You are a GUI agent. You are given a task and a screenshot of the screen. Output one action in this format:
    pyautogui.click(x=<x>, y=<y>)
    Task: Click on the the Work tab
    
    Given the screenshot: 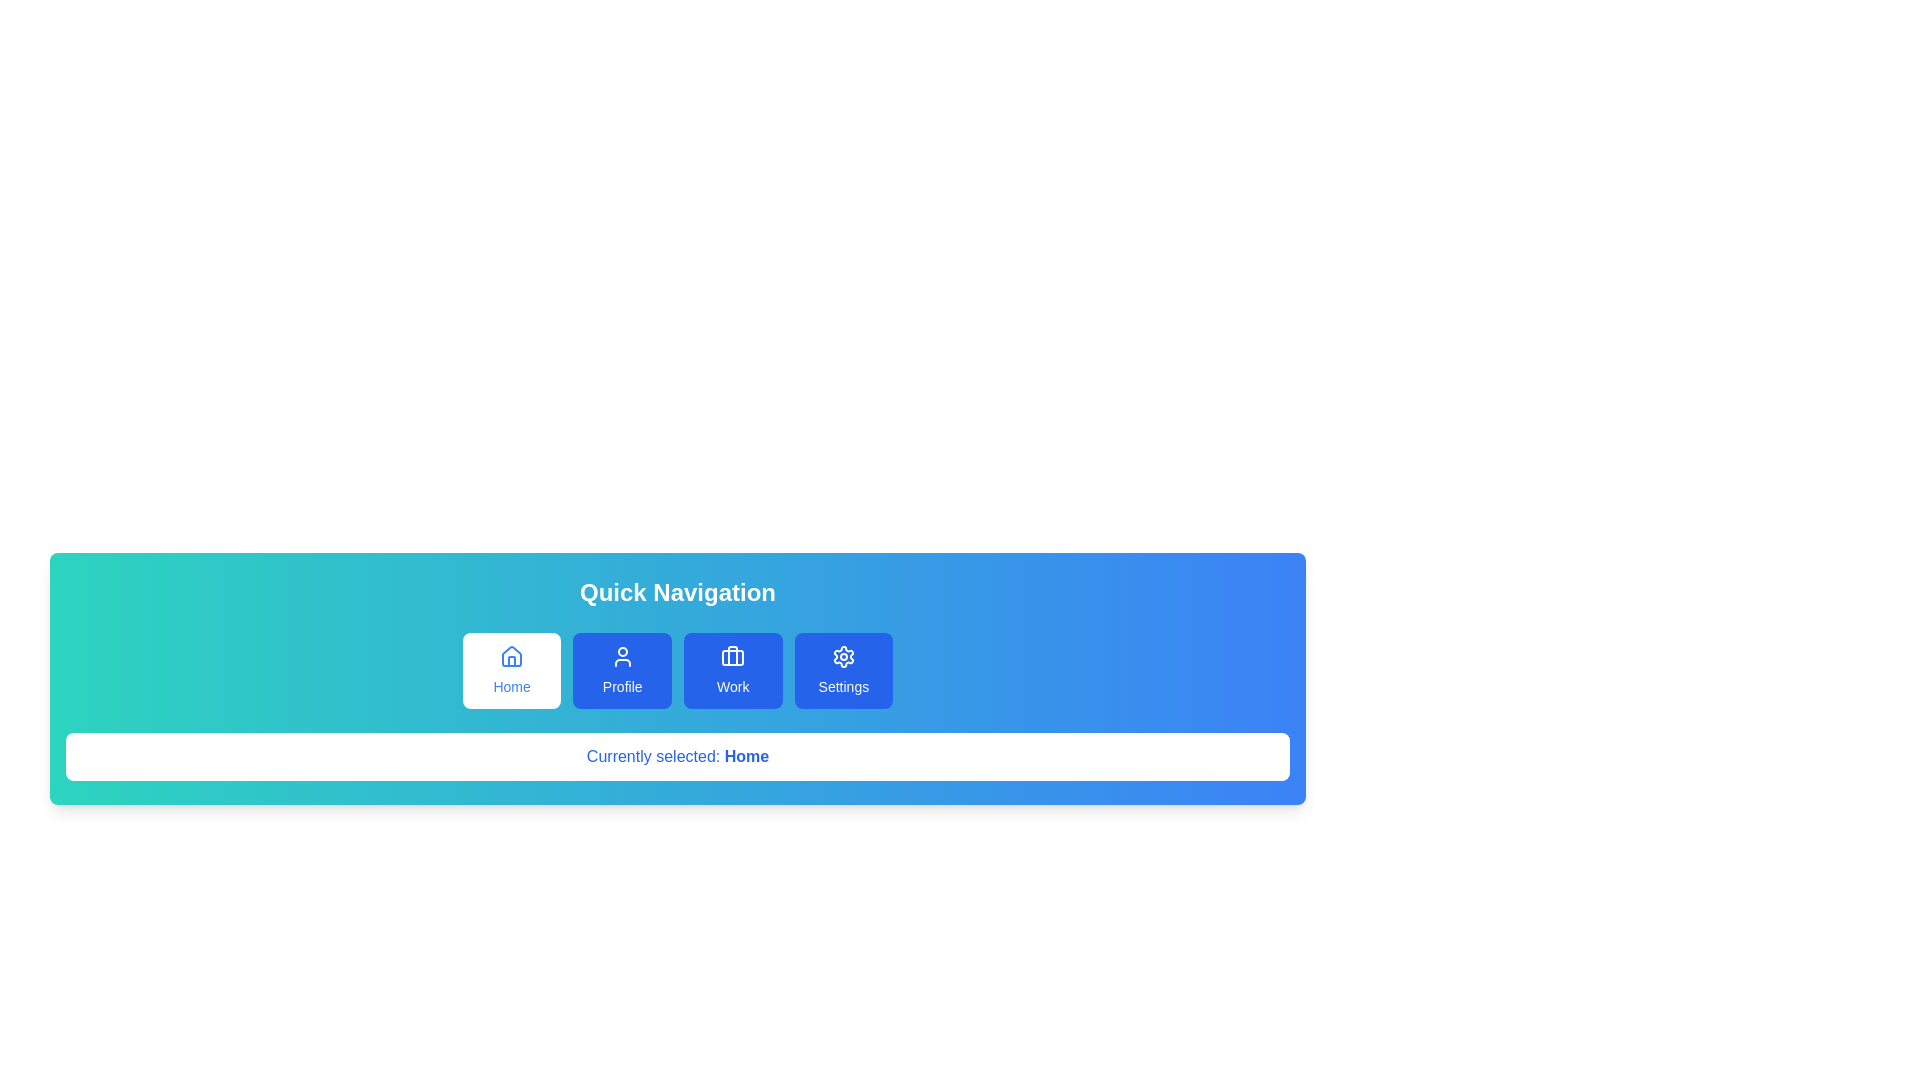 What is the action you would take?
    pyautogui.click(x=732, y=671)
    